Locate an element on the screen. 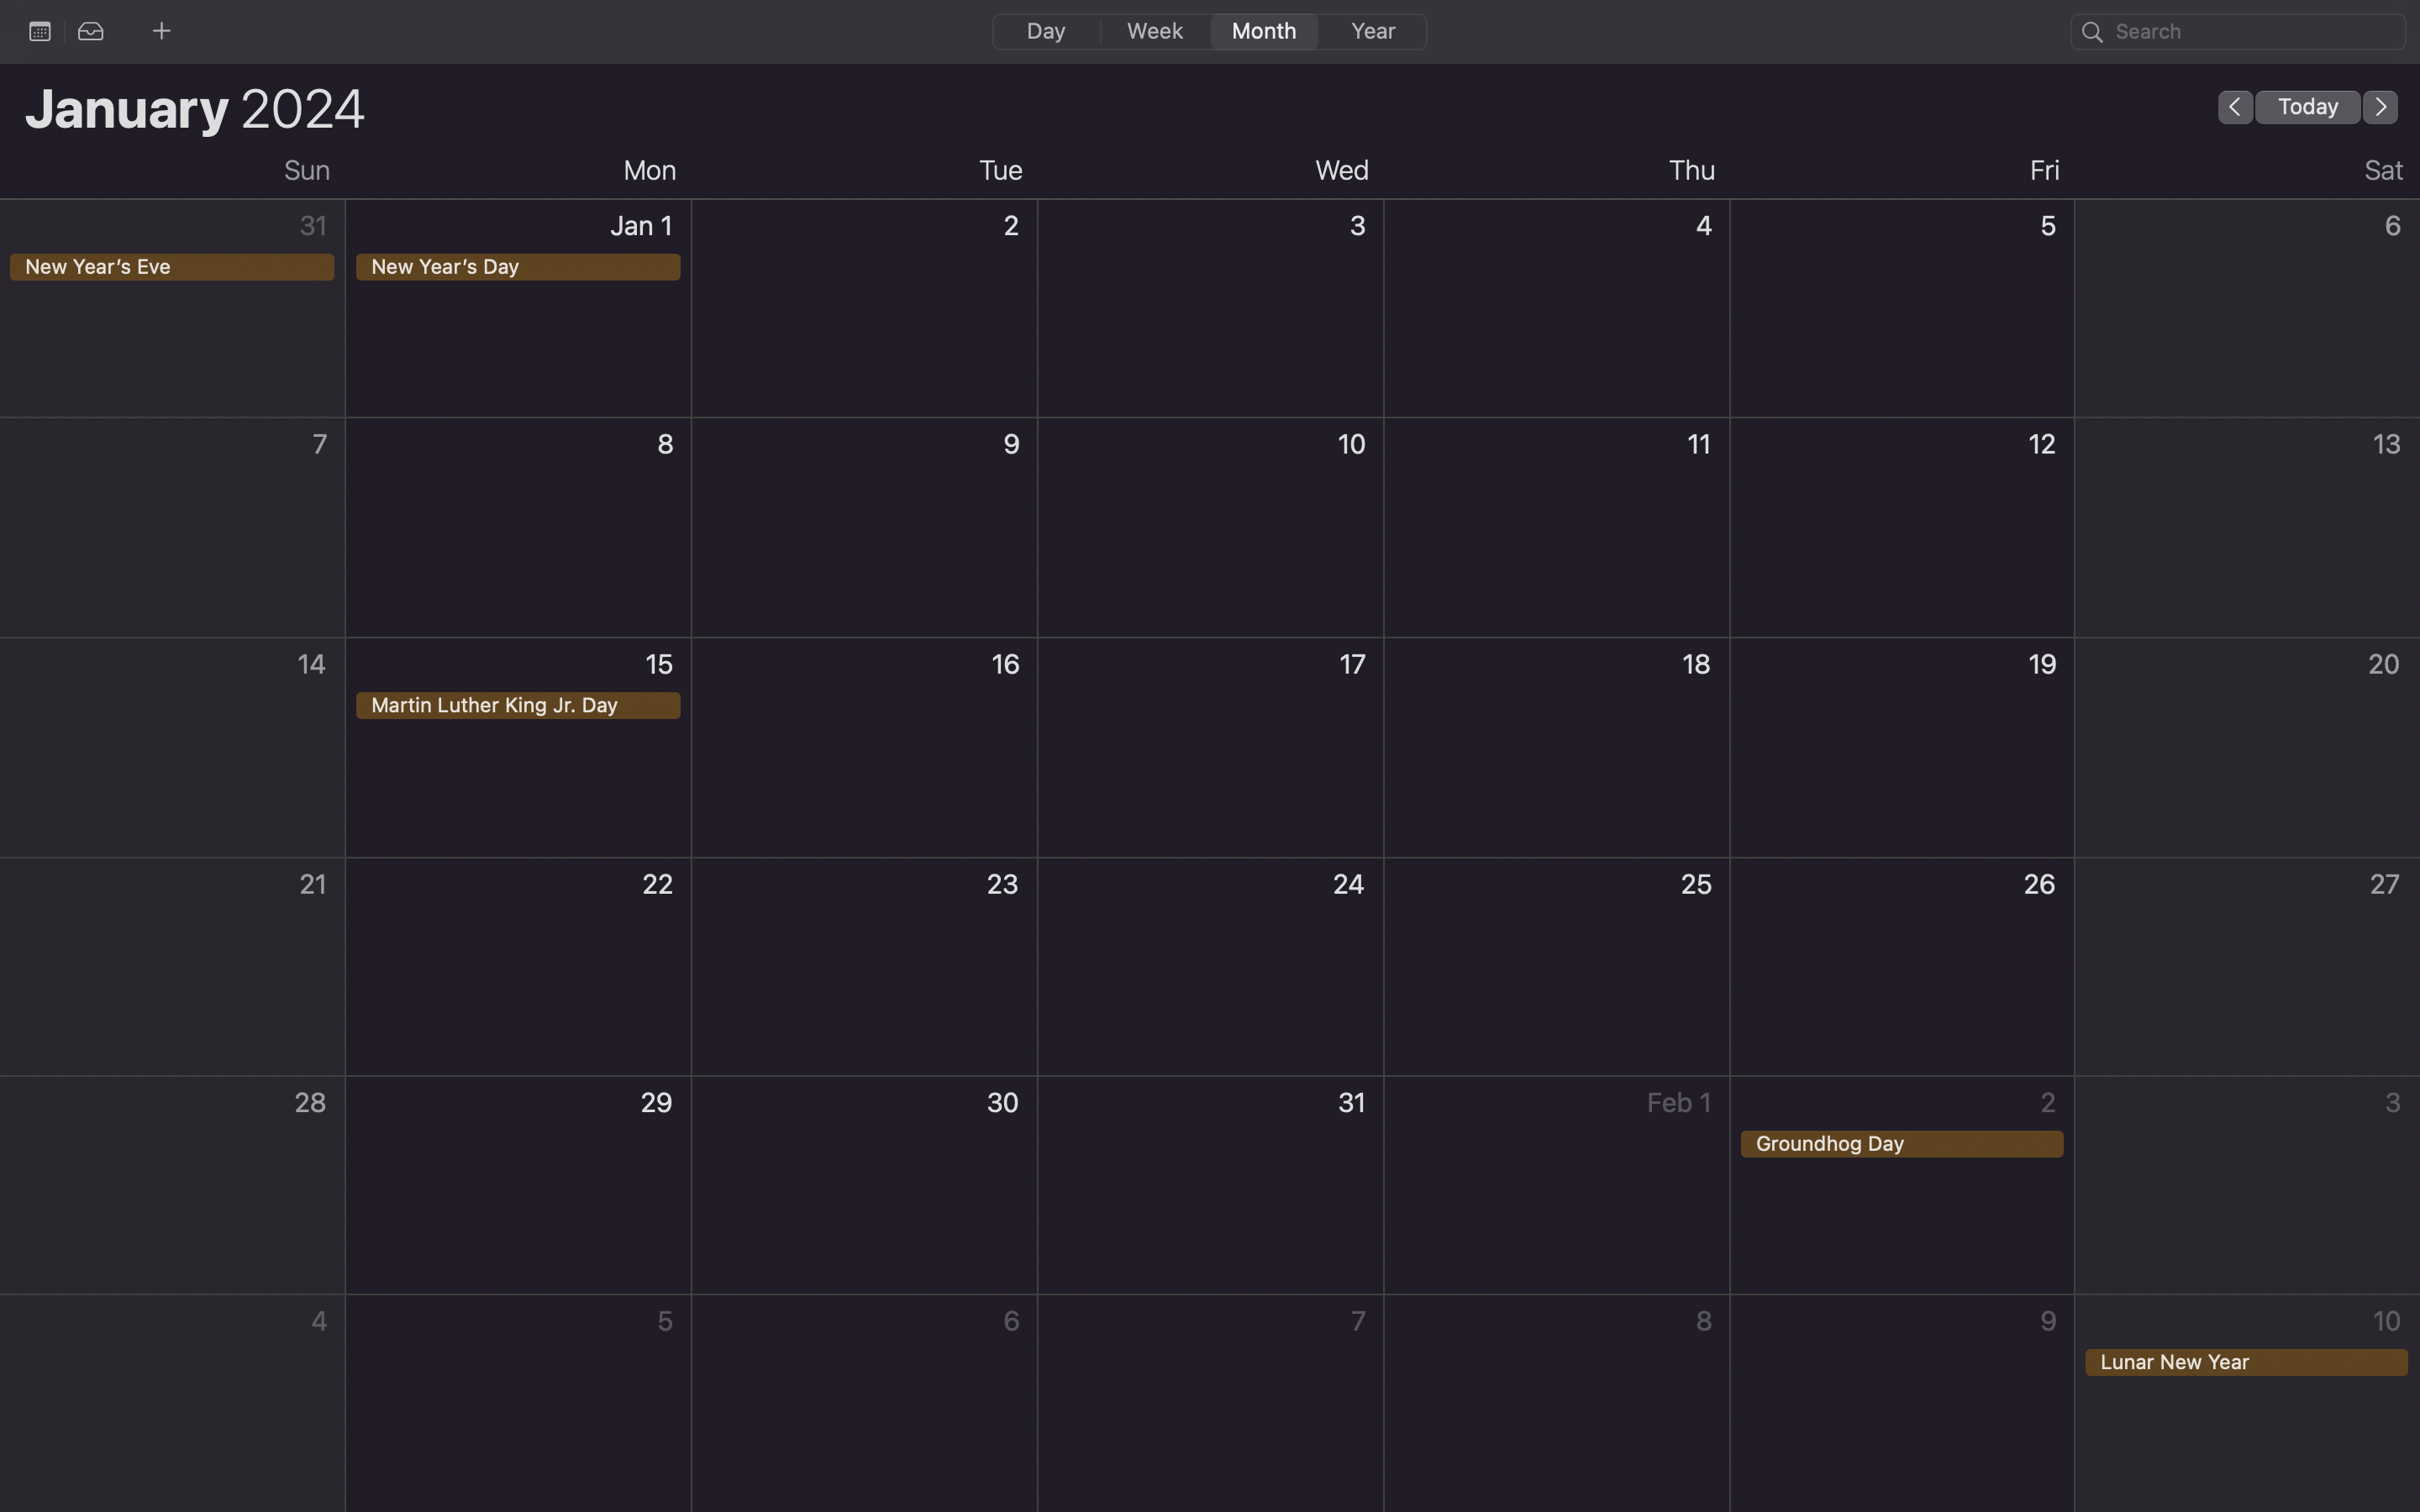 This screenshot has height=1512, width=2420. Schedule an event titled Lunar New Year is located at coordinates (2247, 1399).